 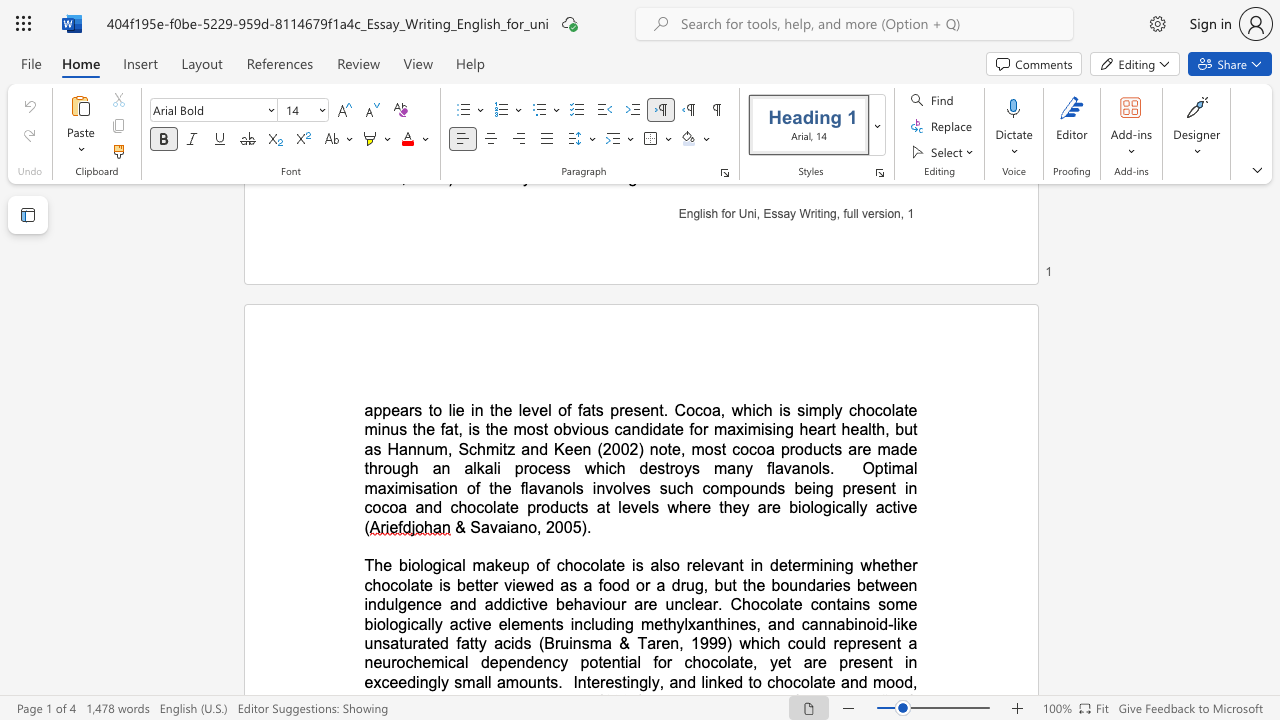 I want to click on the subset text "eva" within the text "The biological makeup of chocolate is also relevant in", so click(x=704, y=565).